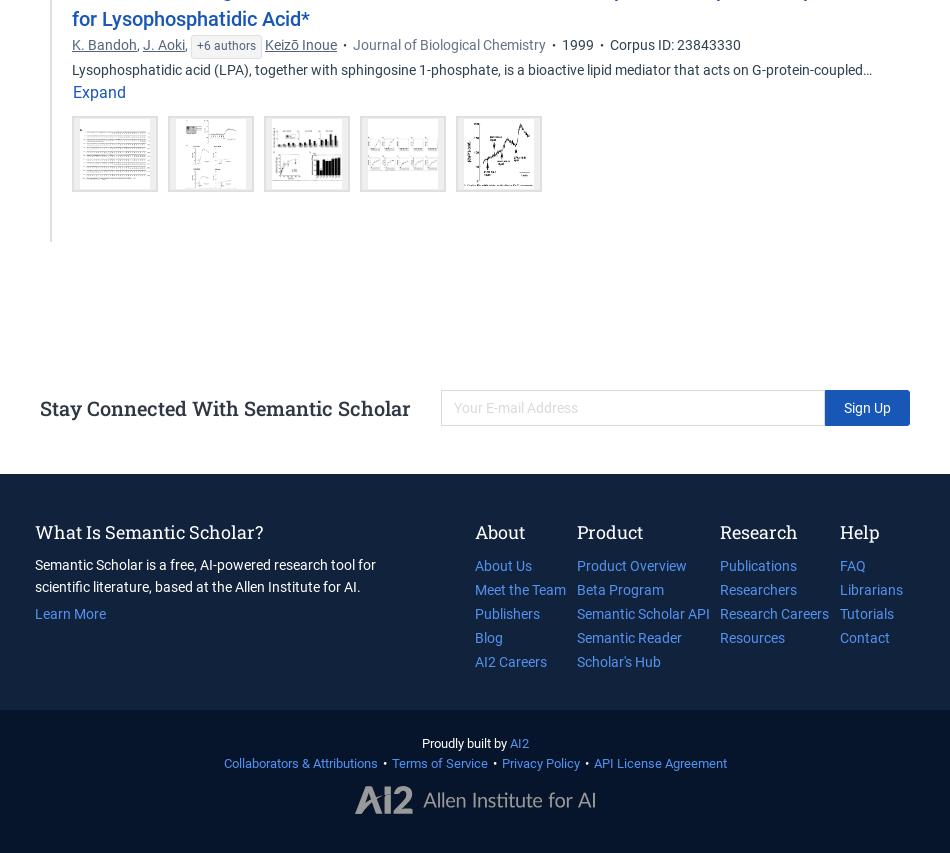 The image size is (950, 853). What do you see at coordinates (757, 565) in the screenshot?
I see `'Publications'` at bounding box center [757, 565].